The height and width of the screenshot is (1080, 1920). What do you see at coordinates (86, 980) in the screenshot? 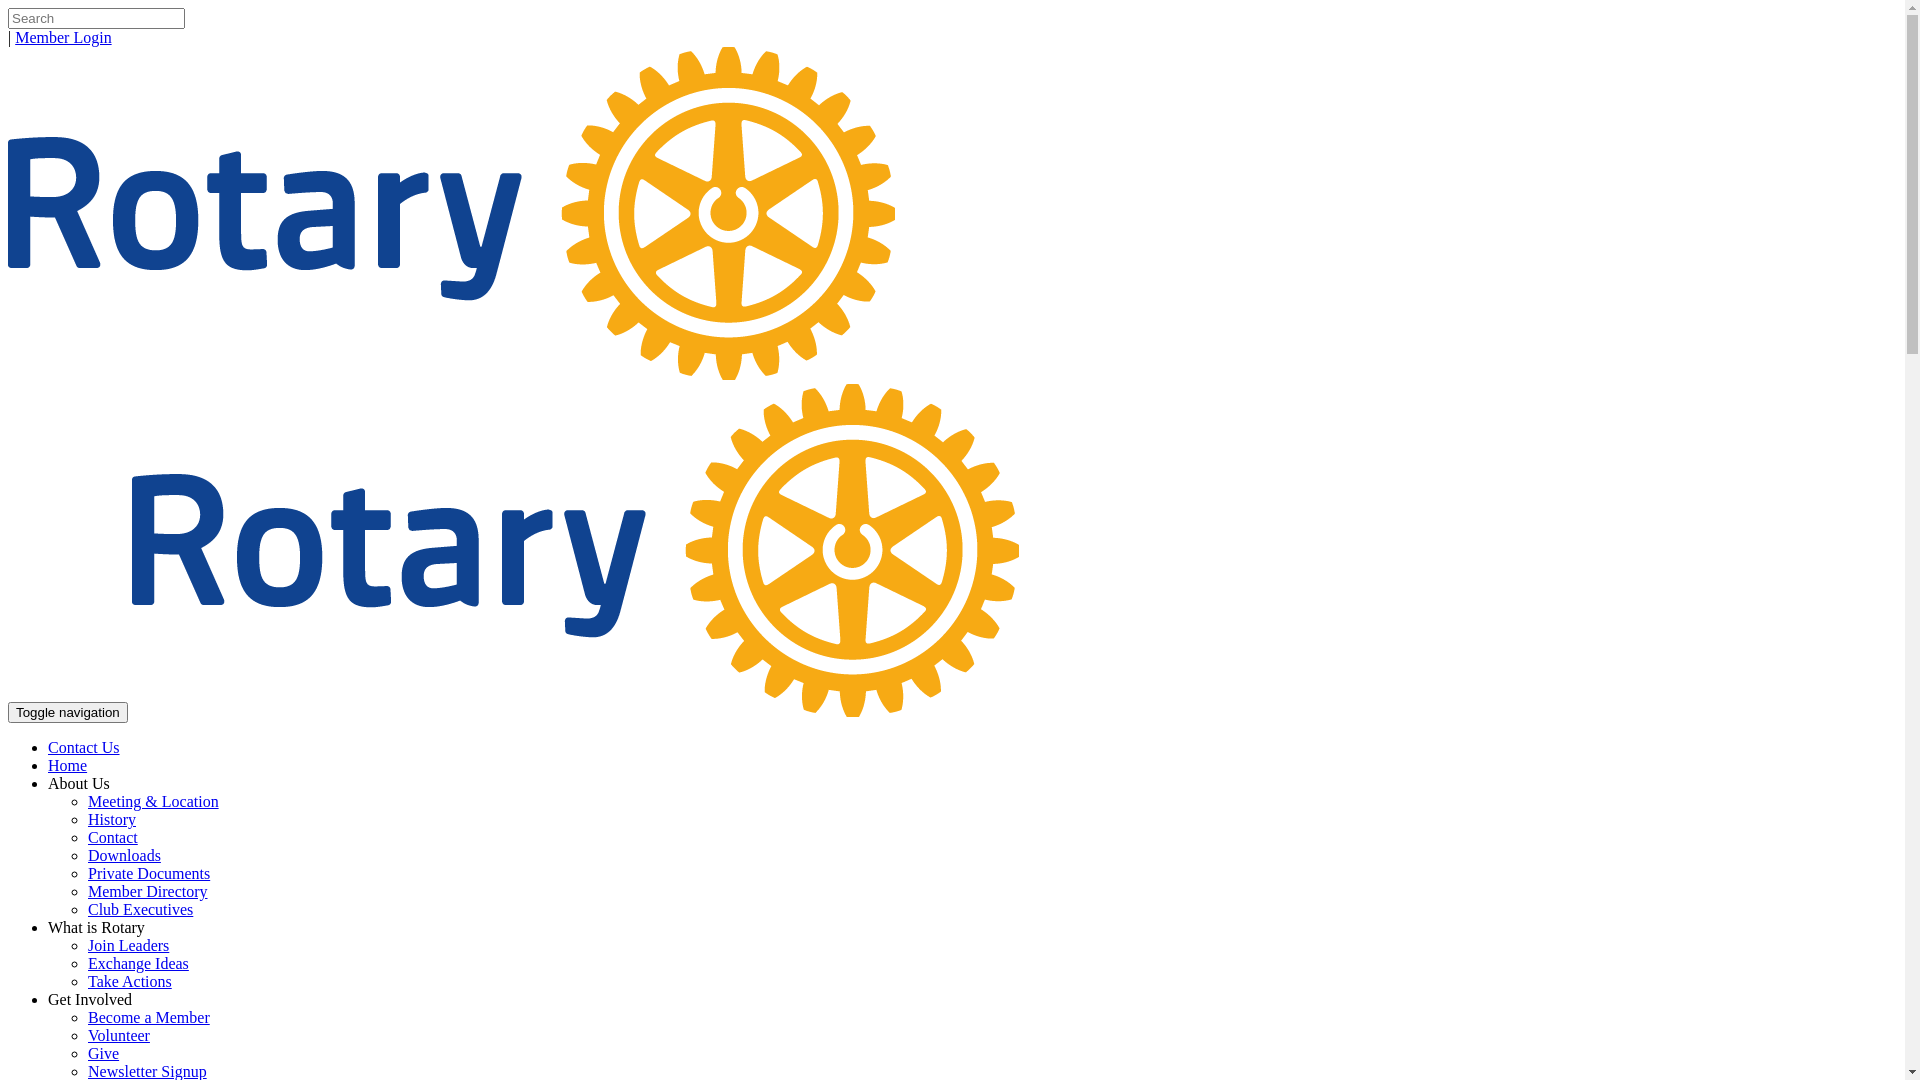
I see `'Take Actions'` at bounding box center [86, 980].